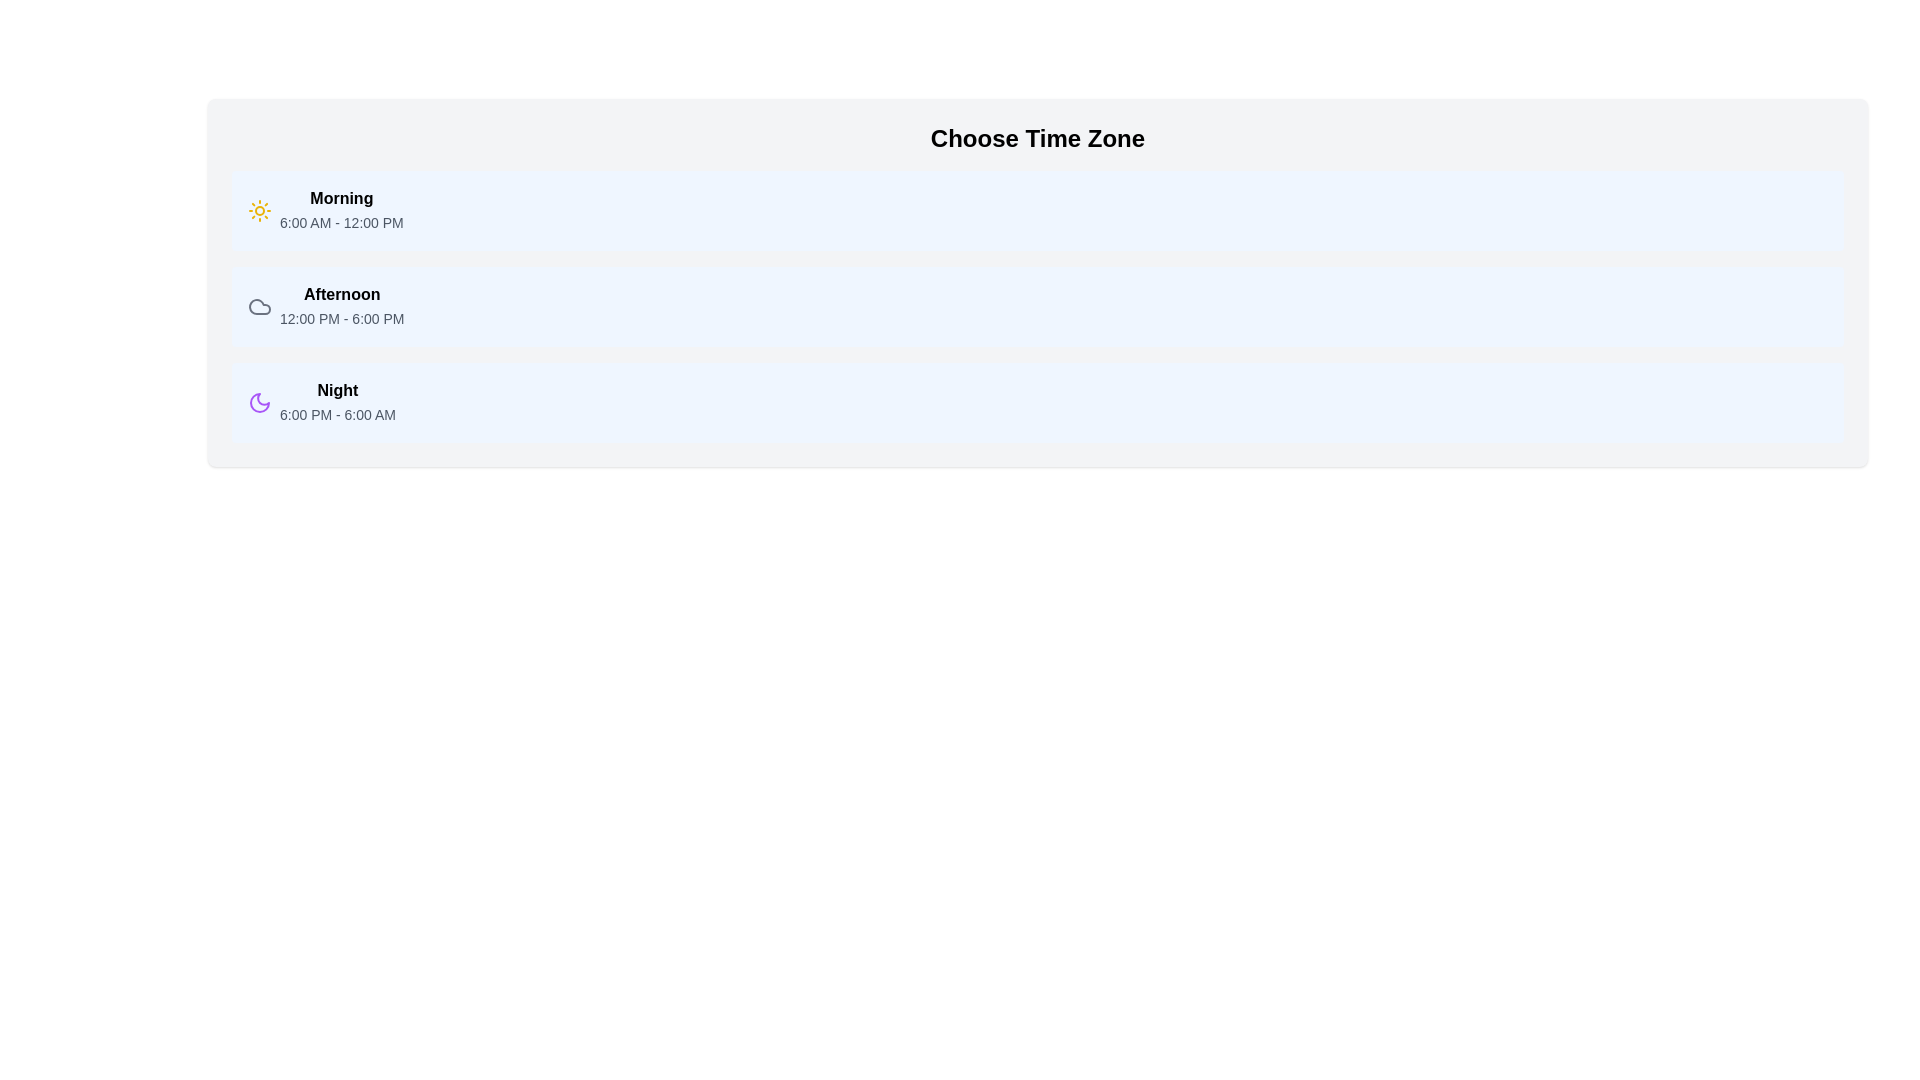 This screenshot has height=1080, width=1920. What do you see at coordinates (258, 402) in the screenshot?
I see `the purple moon icon located in the 'Night 6:00 PM - 6:00 AM' section, which is styled with a thin outline and has a circular shape` at bounding box center [258, 402].